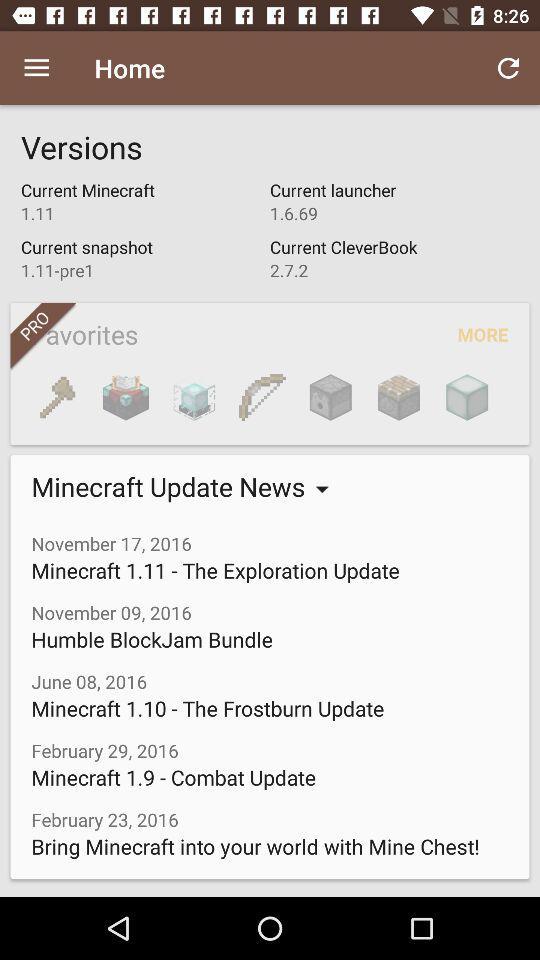 This screenshot has width=540, height=960. I want to click on bow, so click(262, 396).